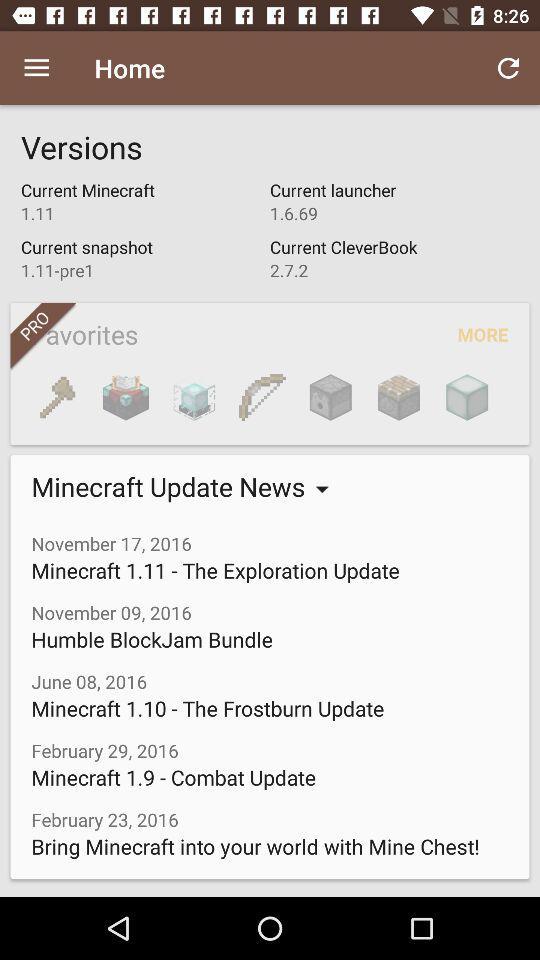 This screenshot has width=540, height=960. I want to click on bow, so click(262, 396).